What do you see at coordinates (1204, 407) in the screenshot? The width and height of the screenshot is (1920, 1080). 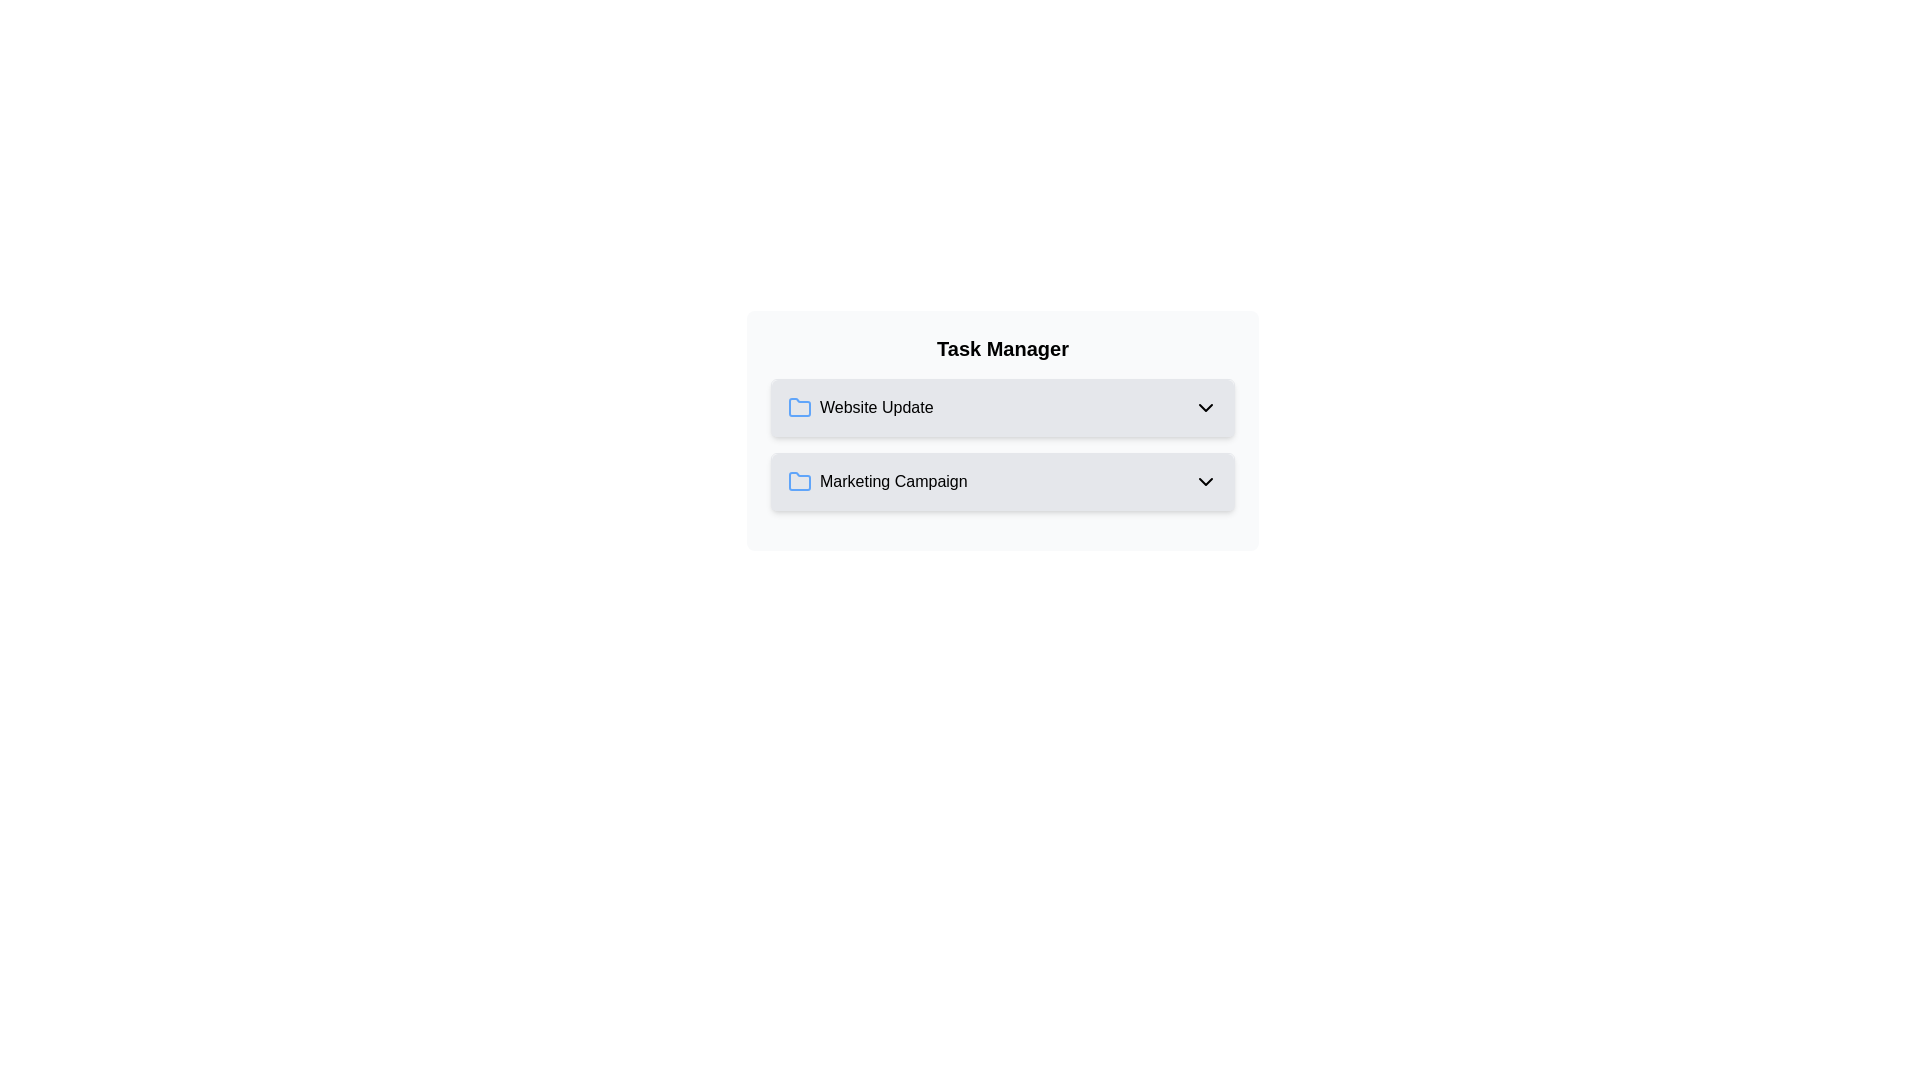 I see `chevron icon of the task Website Update to toggle its visibility` at bounding box center [1204, 407].